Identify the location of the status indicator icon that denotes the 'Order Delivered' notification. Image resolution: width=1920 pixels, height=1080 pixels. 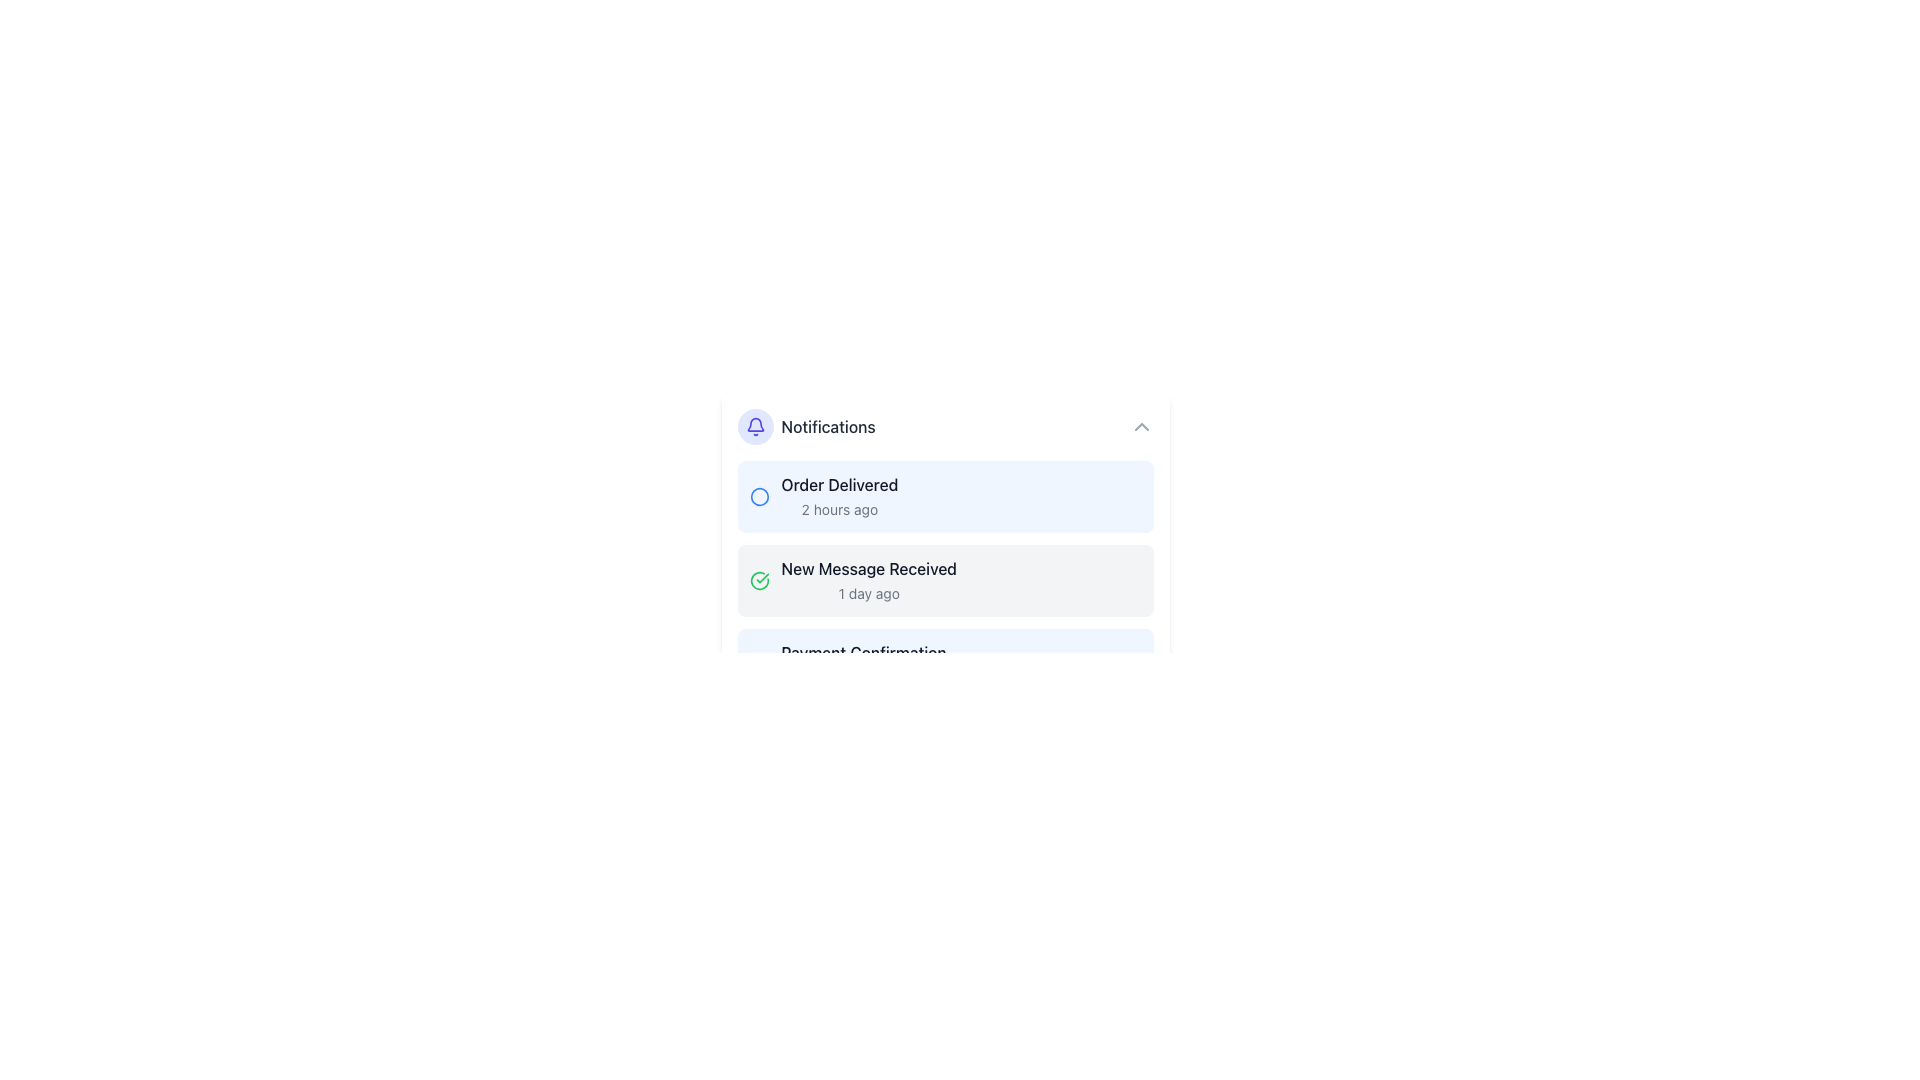
(758, 496).